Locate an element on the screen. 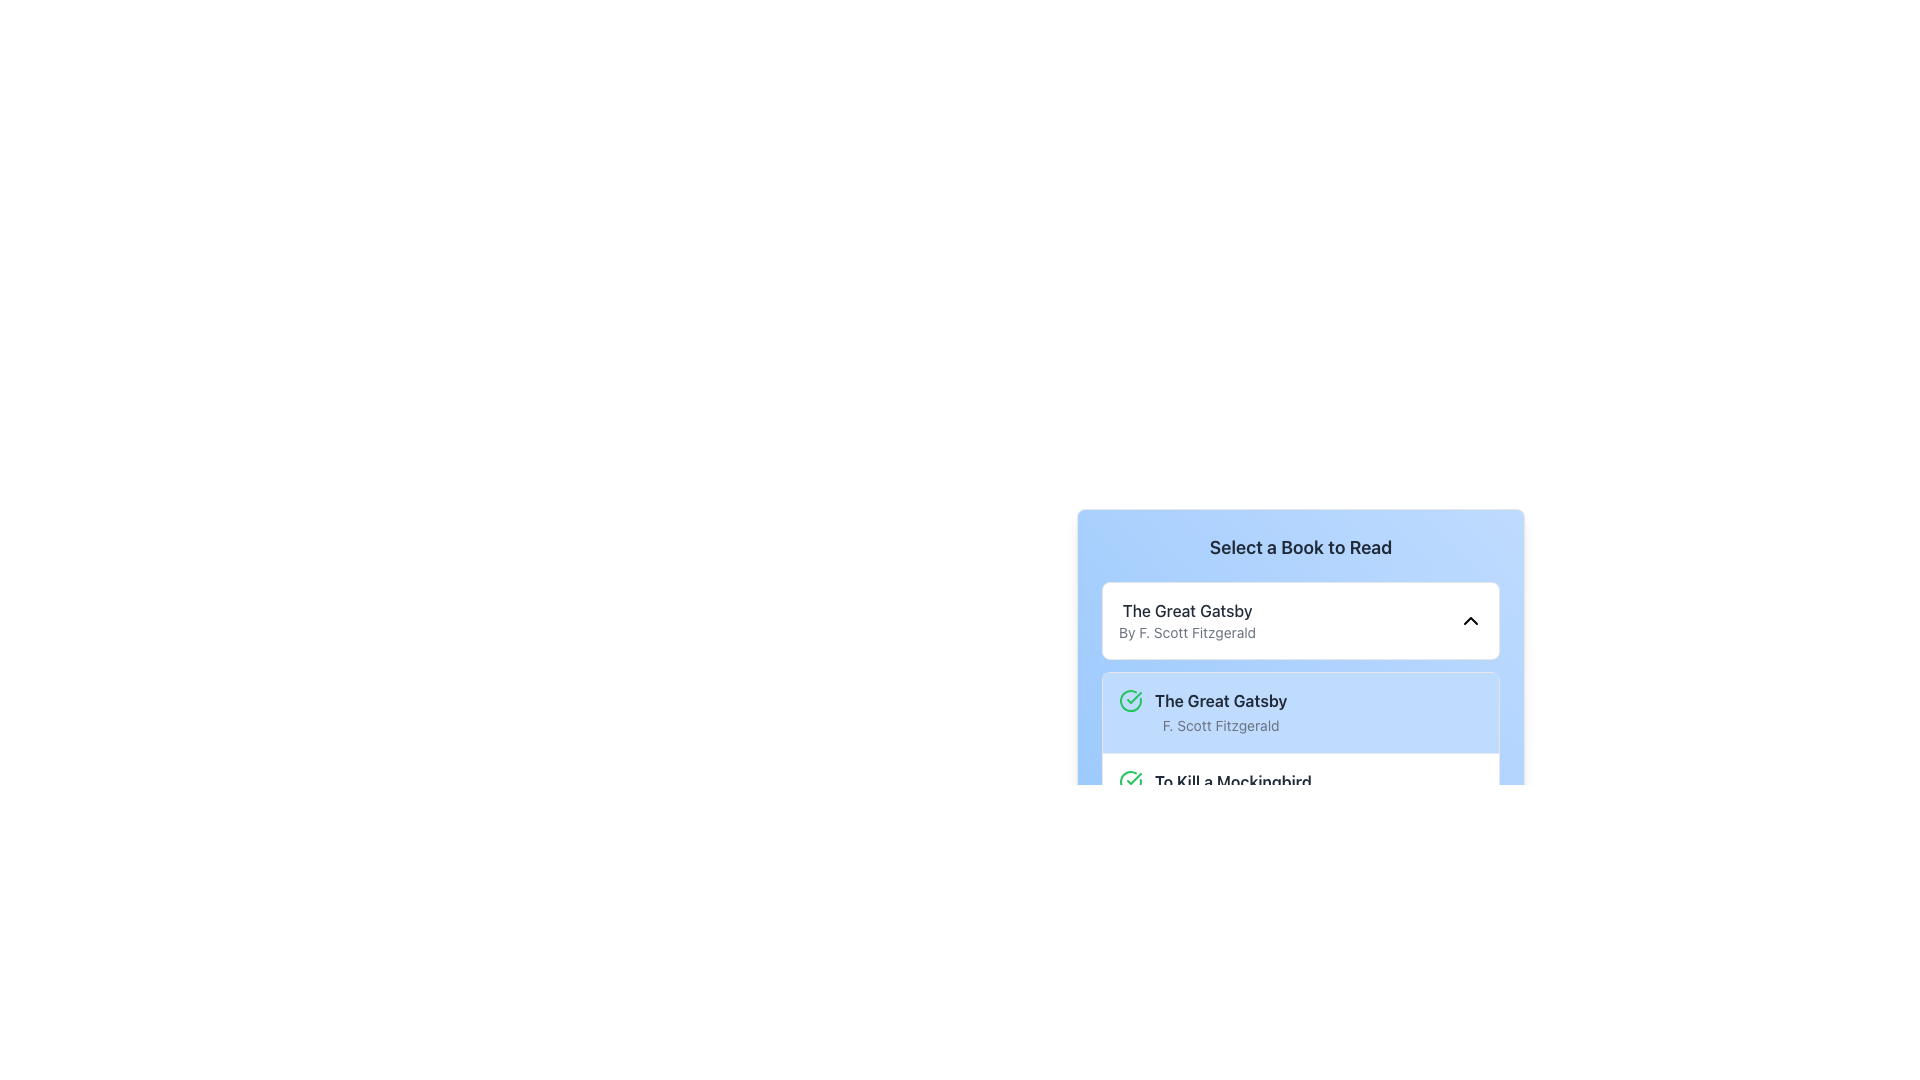  the state of the checkmark icon indicating selection for 'The Great Gatsby' in the list item is located at coordinates (1134, 697).